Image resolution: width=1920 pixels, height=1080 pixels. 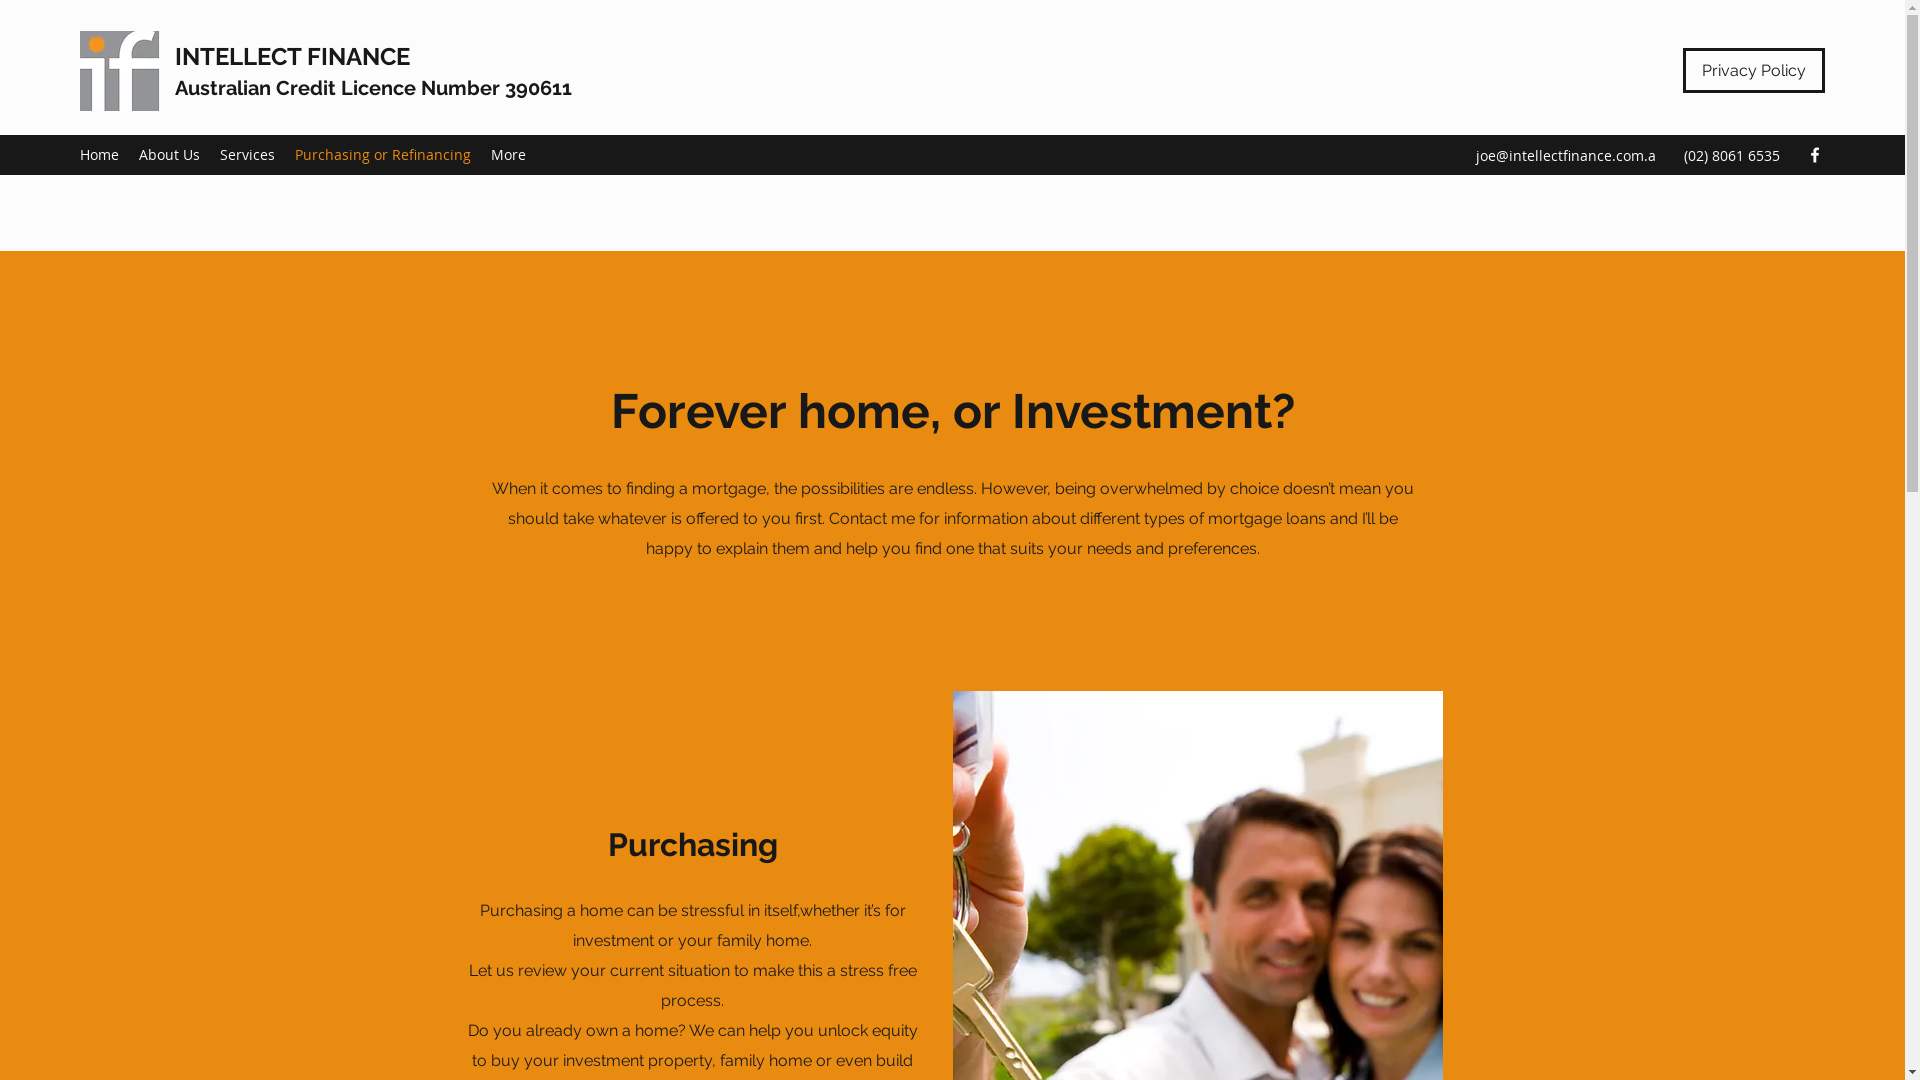 What do you see at coordinates (169, 153) in the screenshot?
I see `'About Us'` at bounding box center [169, 153].